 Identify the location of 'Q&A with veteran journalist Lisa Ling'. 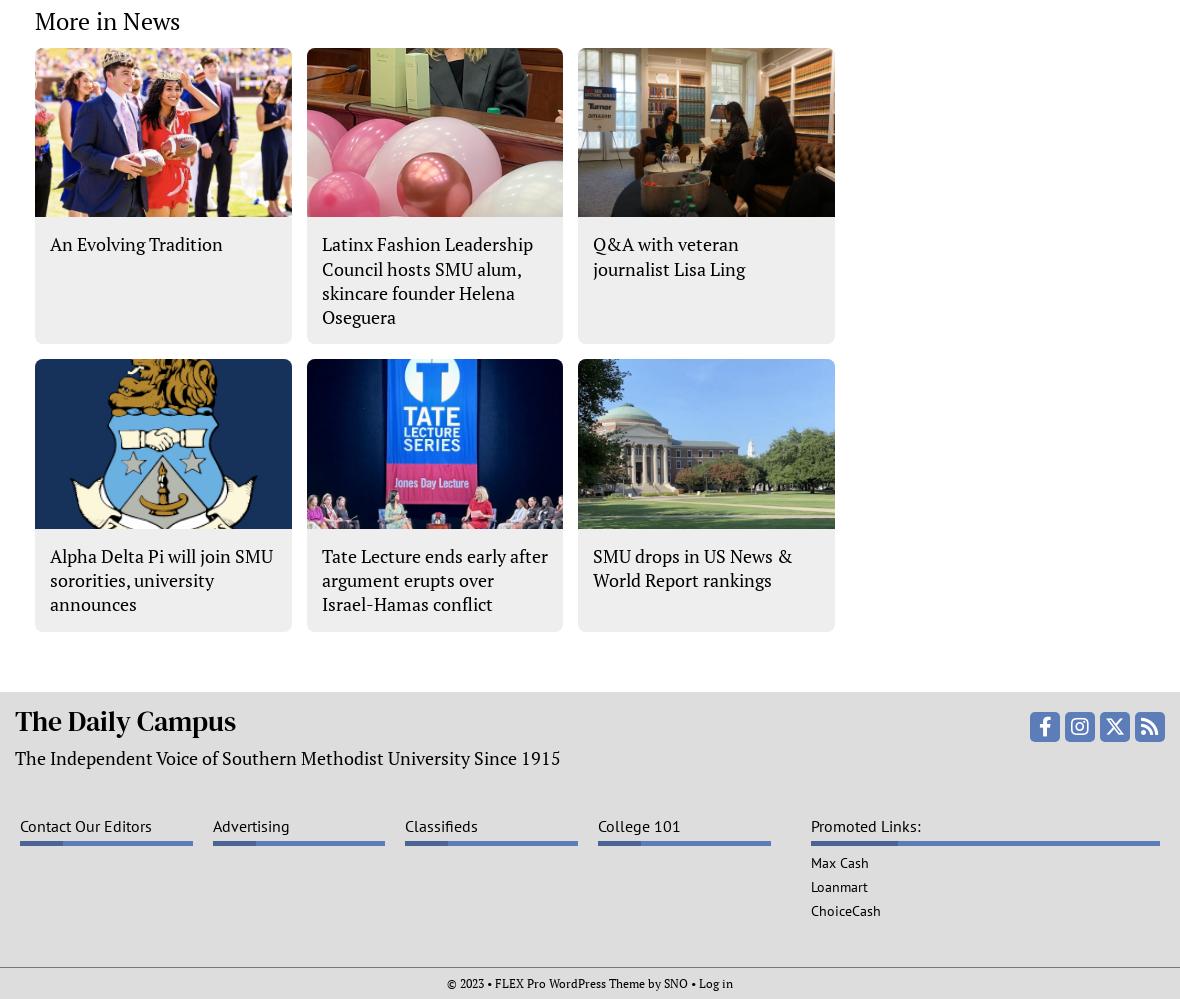
(667, 256).